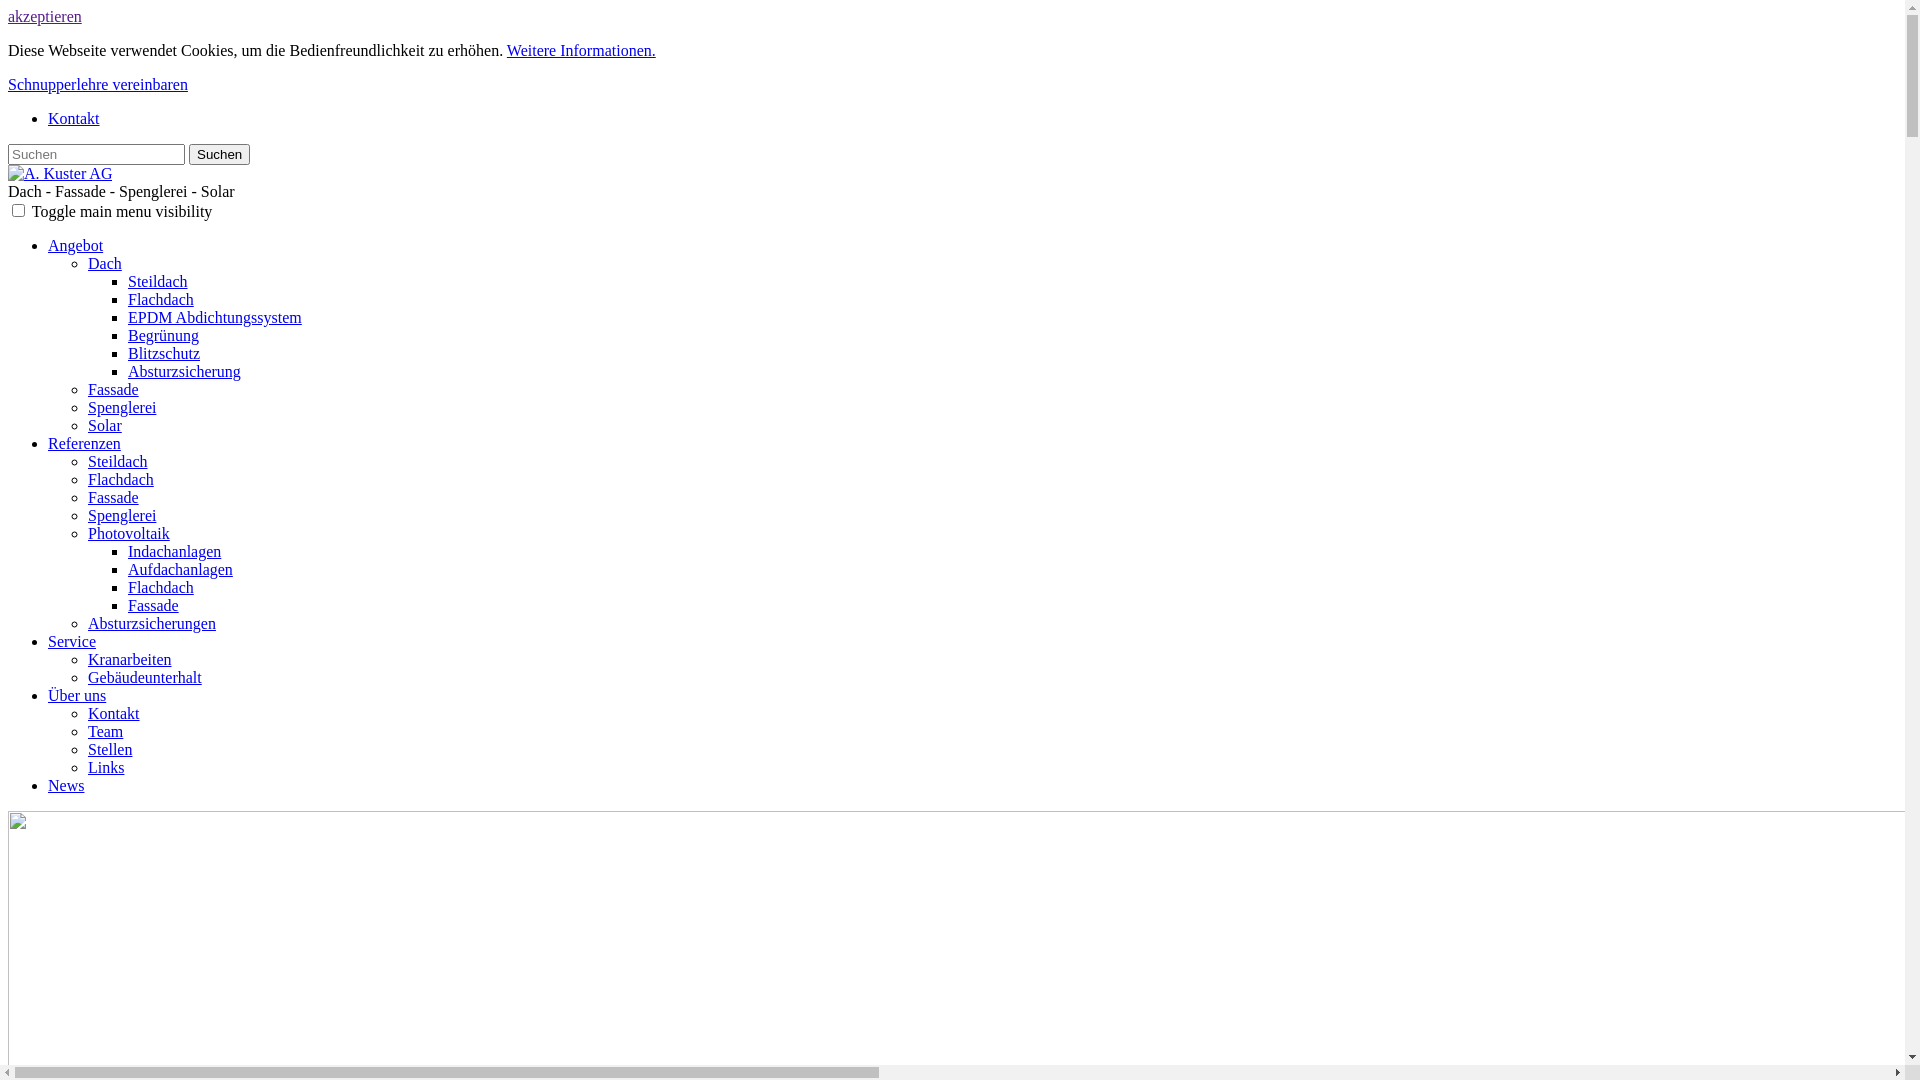 This screenshot has height=1080, width=1920. I want to click on 'Stellen', so click(109, 749).